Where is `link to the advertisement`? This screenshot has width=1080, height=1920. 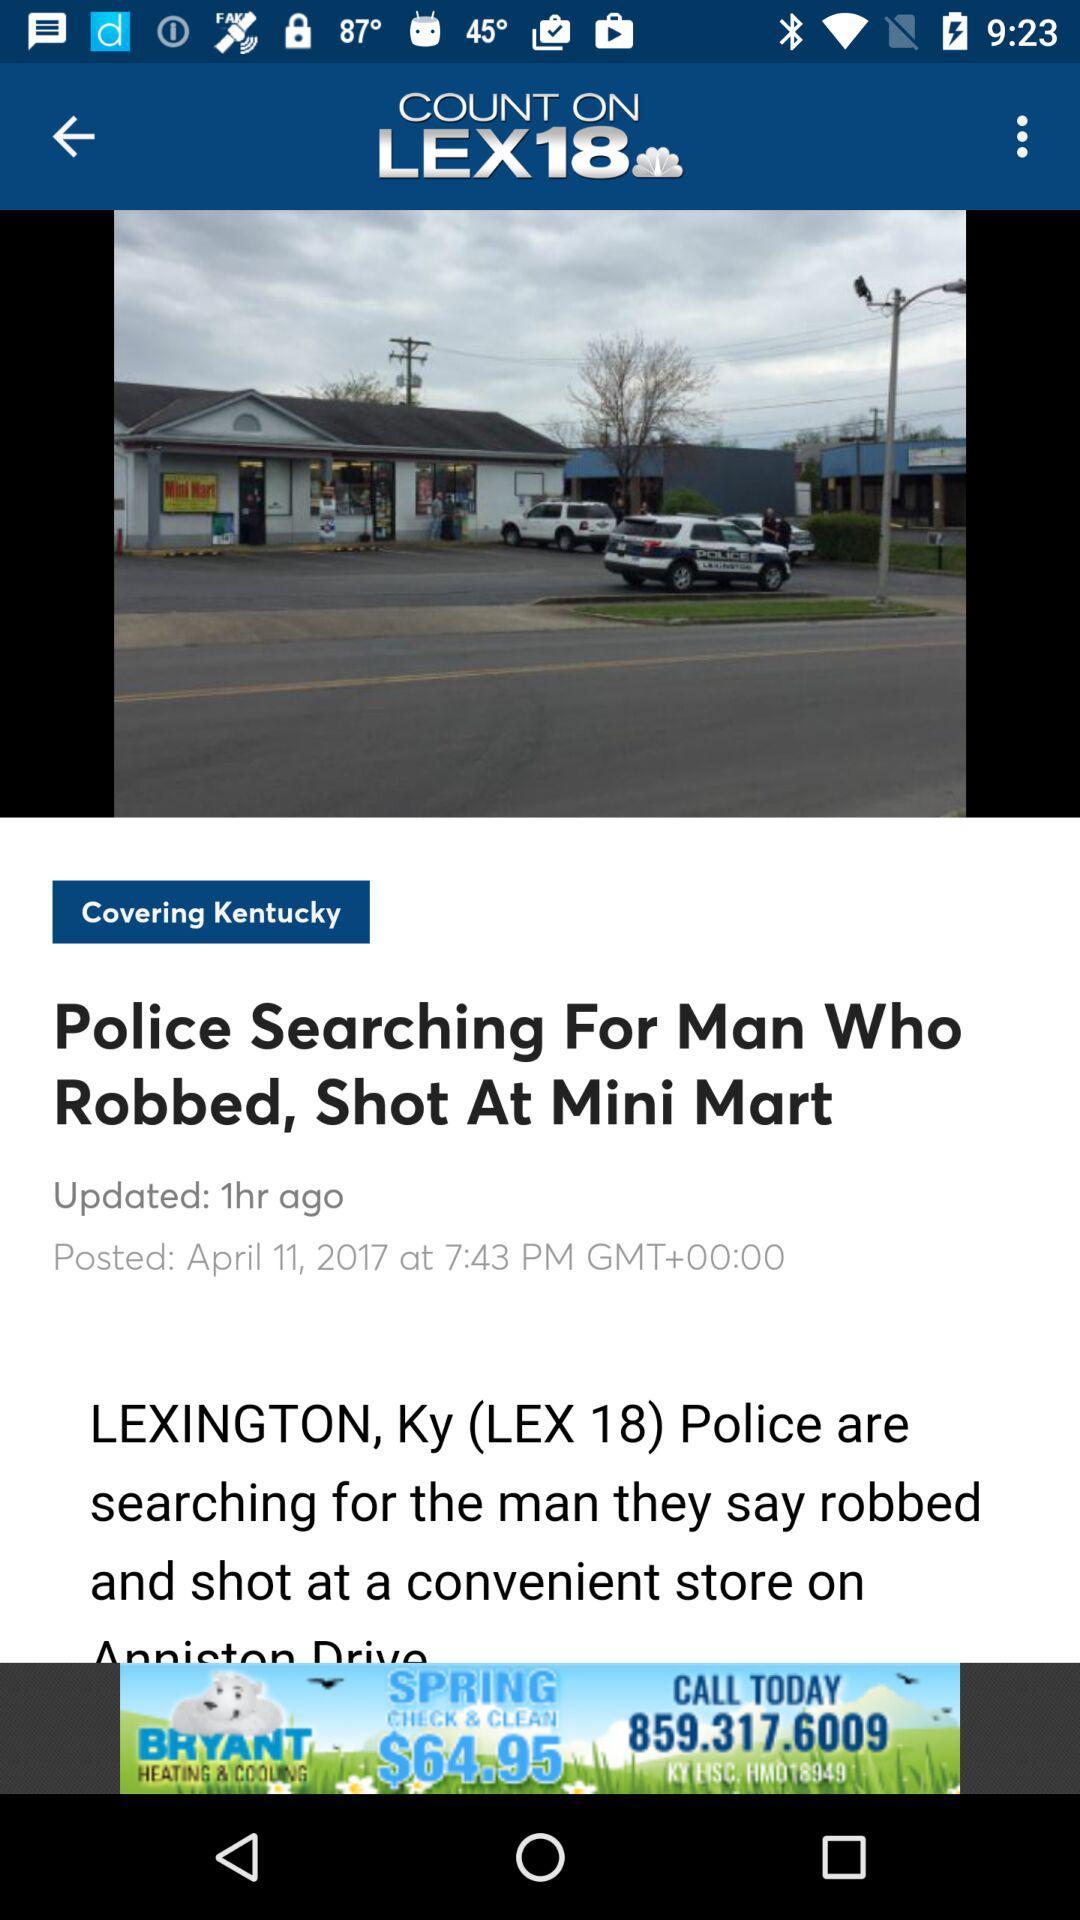 link to the advertisement is located at coordinates (540, 1727).